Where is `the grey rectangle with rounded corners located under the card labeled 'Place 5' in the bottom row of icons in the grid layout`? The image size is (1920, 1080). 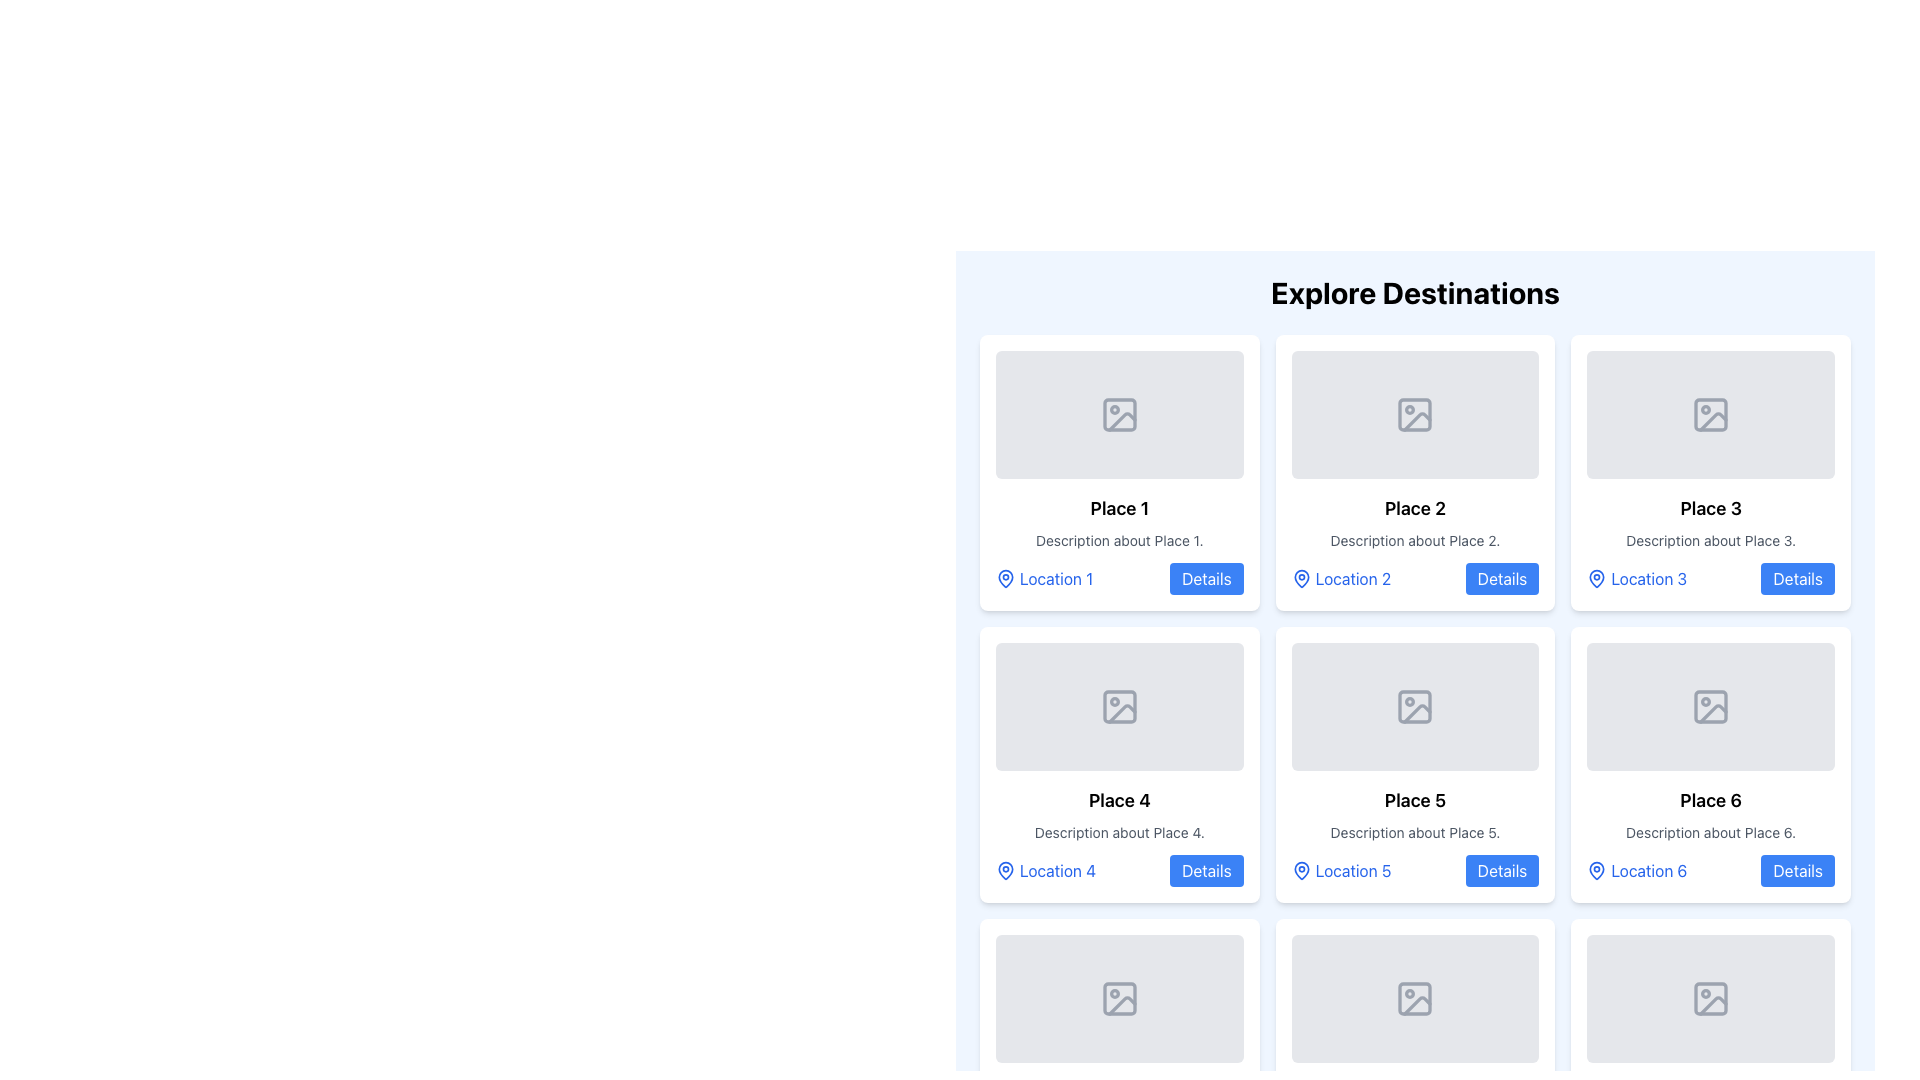 the grey rectangle with rounded corners located under the card labeled 'Place 5' in the bottom row of icons in the grid layout is located at coordinates (1414, 999).